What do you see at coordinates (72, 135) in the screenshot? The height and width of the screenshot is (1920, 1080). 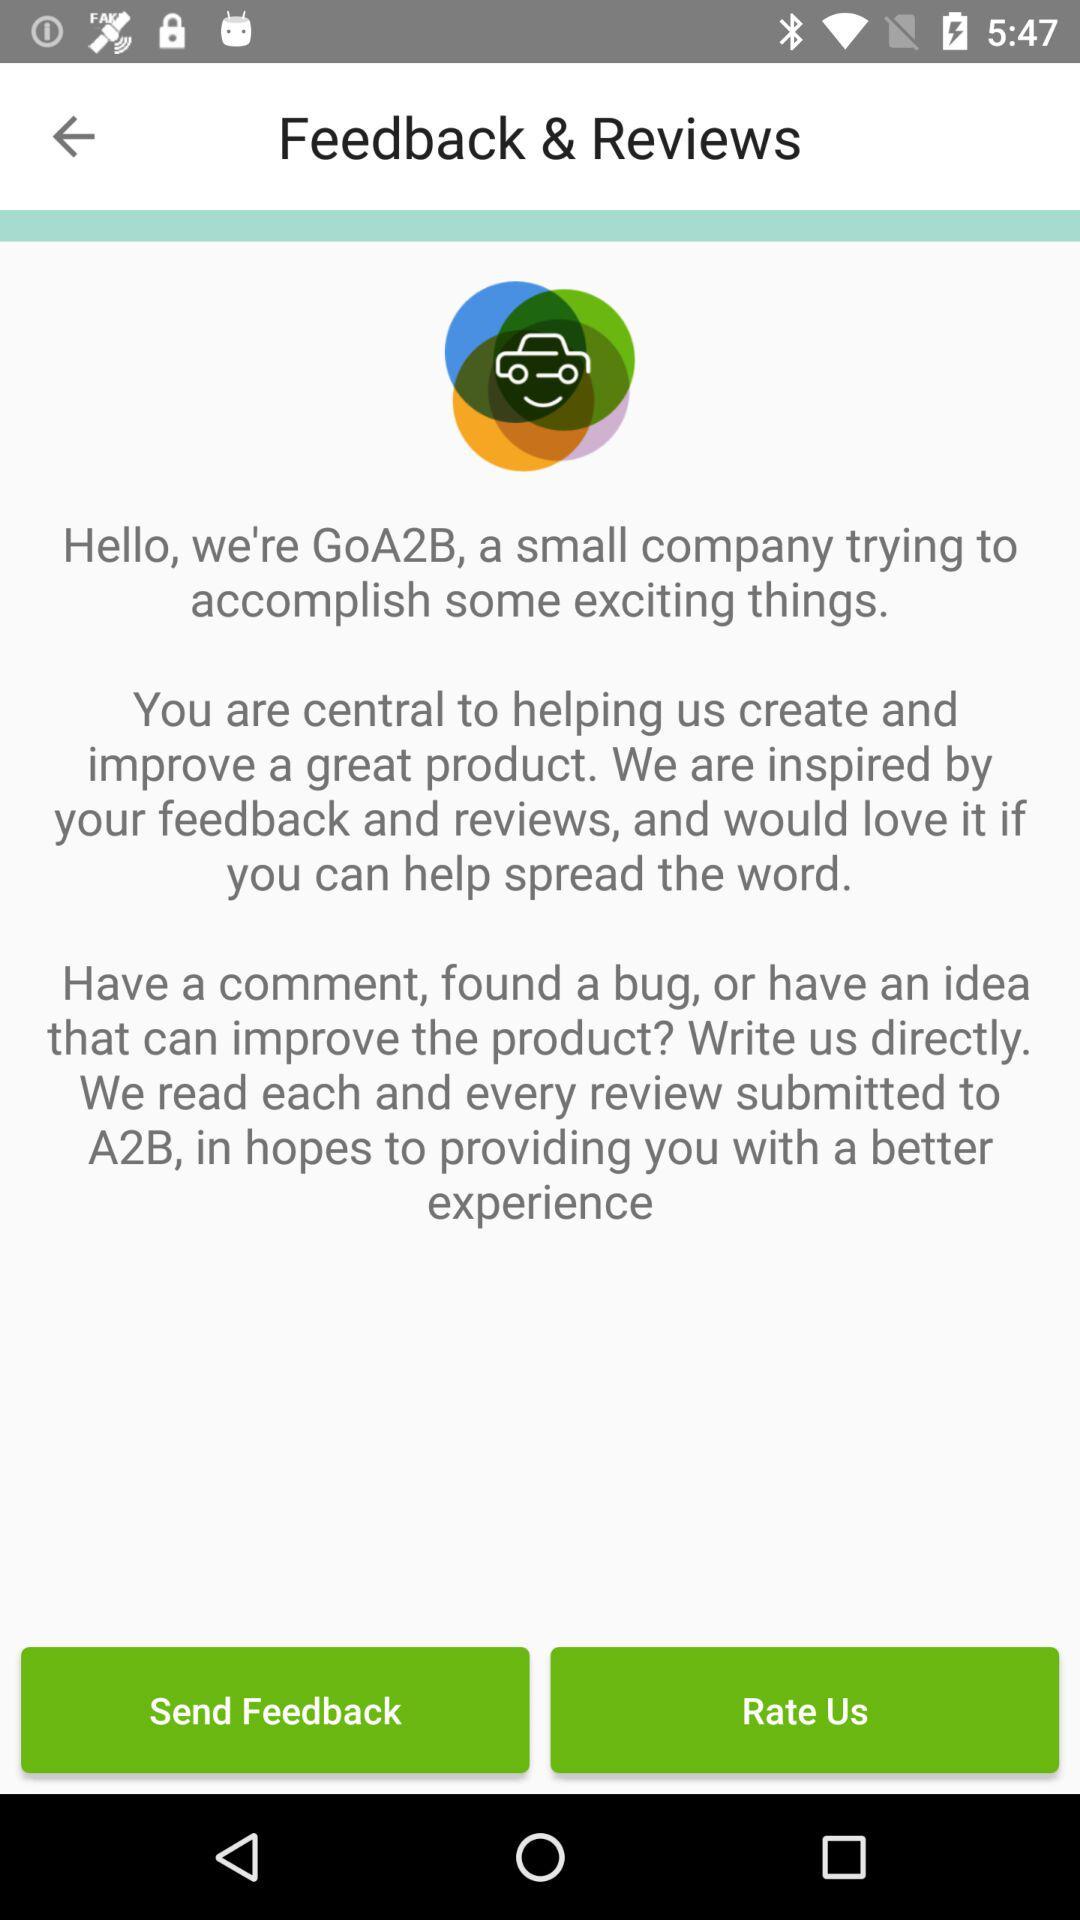 I see `item at the top left corner` at bounding box center [72, 135].